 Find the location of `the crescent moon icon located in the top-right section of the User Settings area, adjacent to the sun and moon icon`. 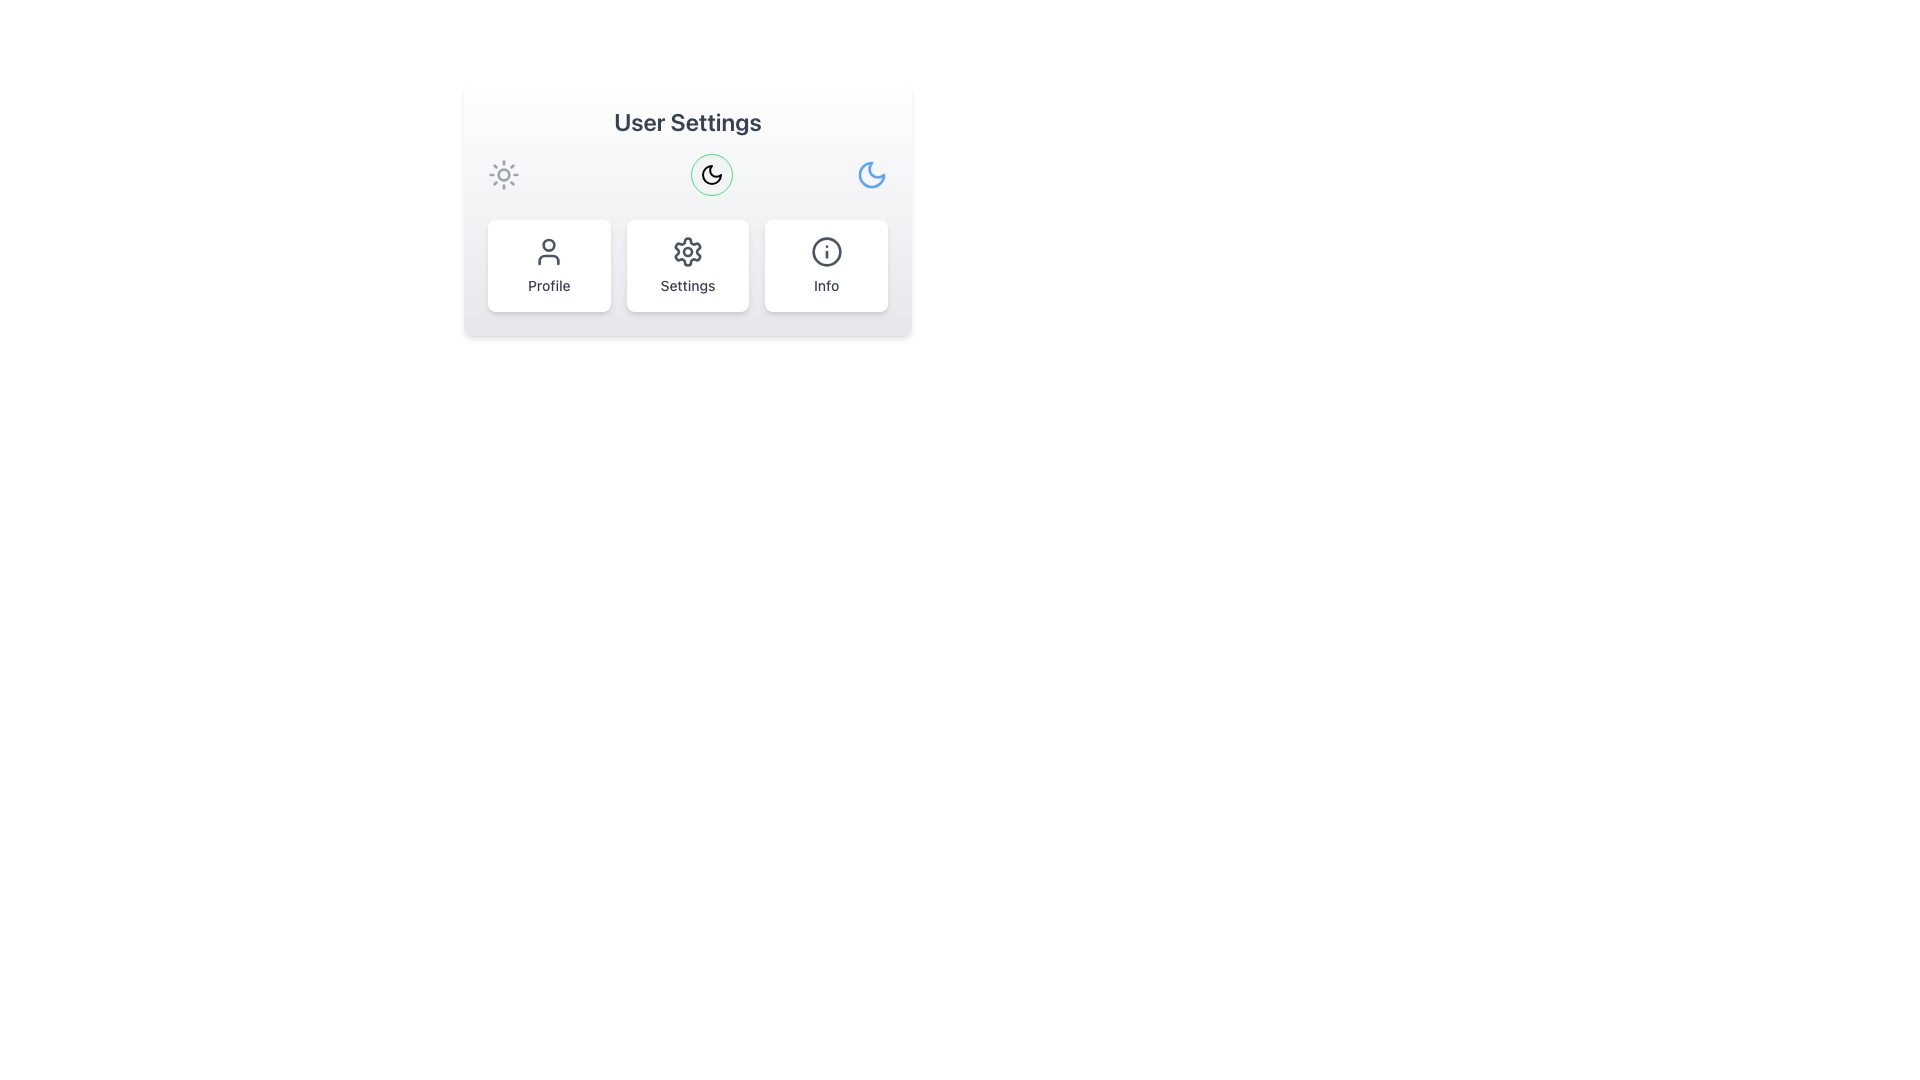

the crescent moon icon located in the top-right section of the User Settings area, adjacent to the sun and moon icon is located at coordinates (711, 173).